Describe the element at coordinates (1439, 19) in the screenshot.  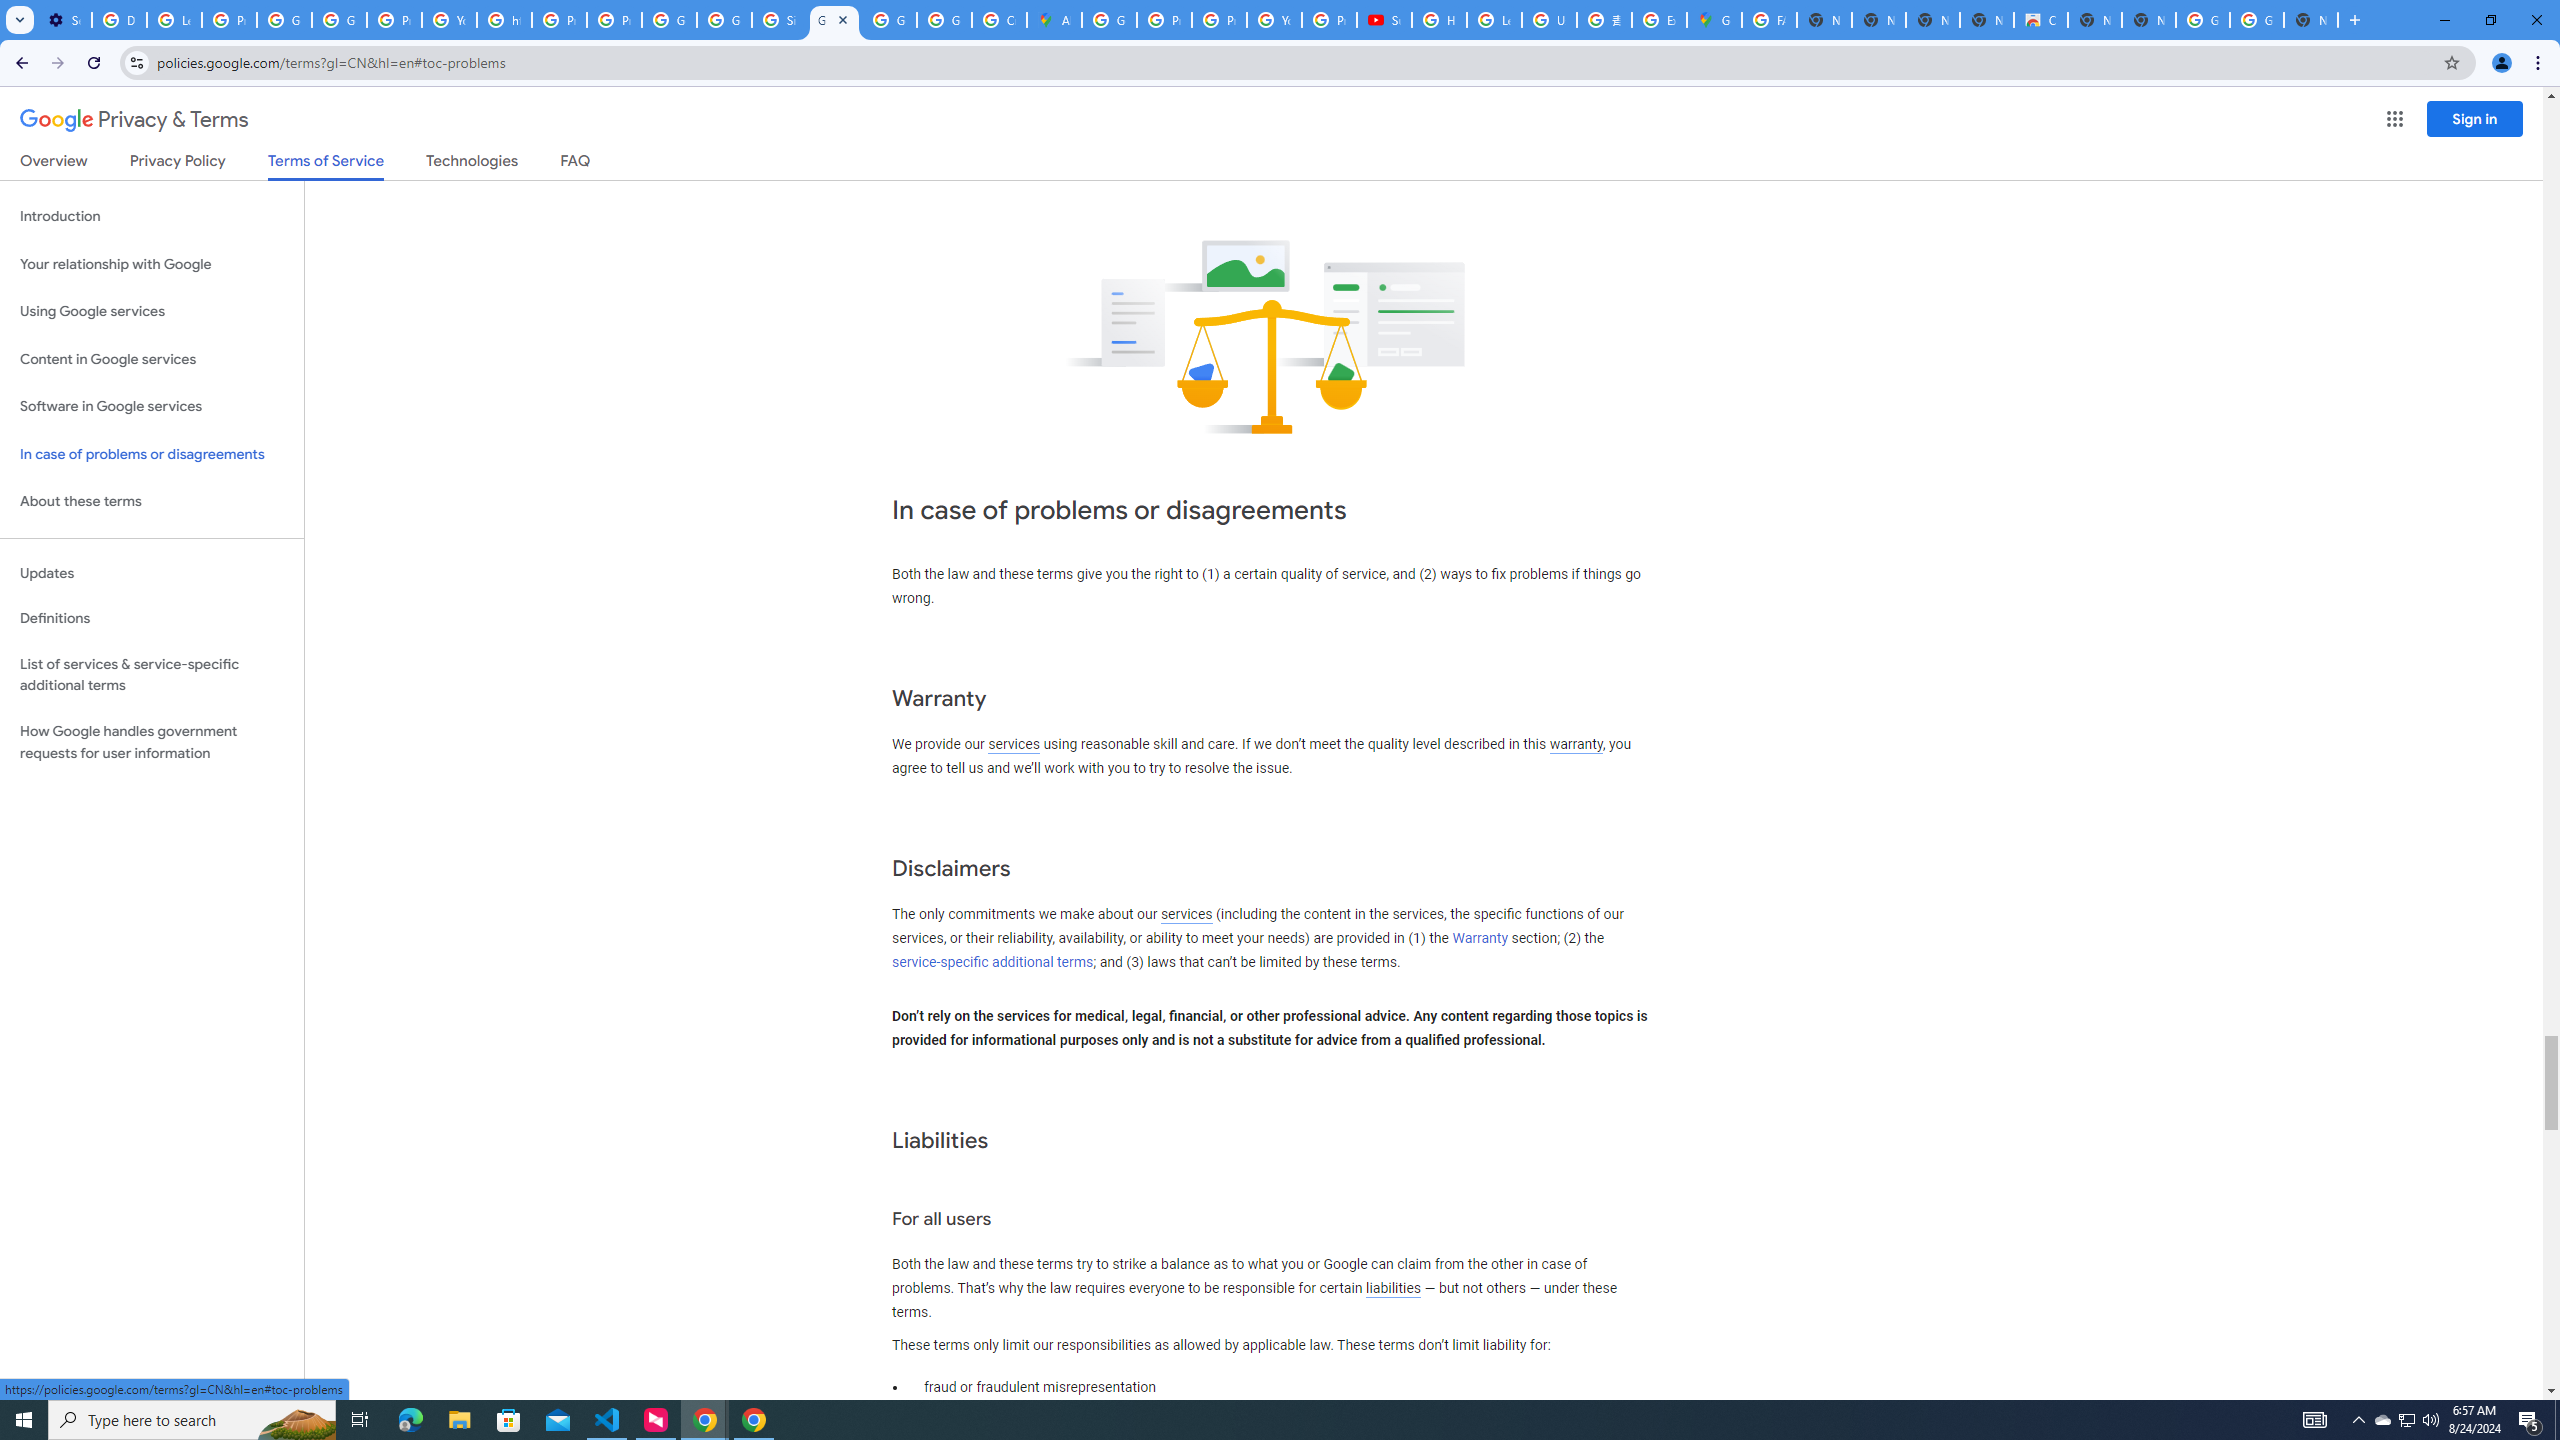
I see `'How Chrome protects your passwords - Google Chrome Help'` at that location.